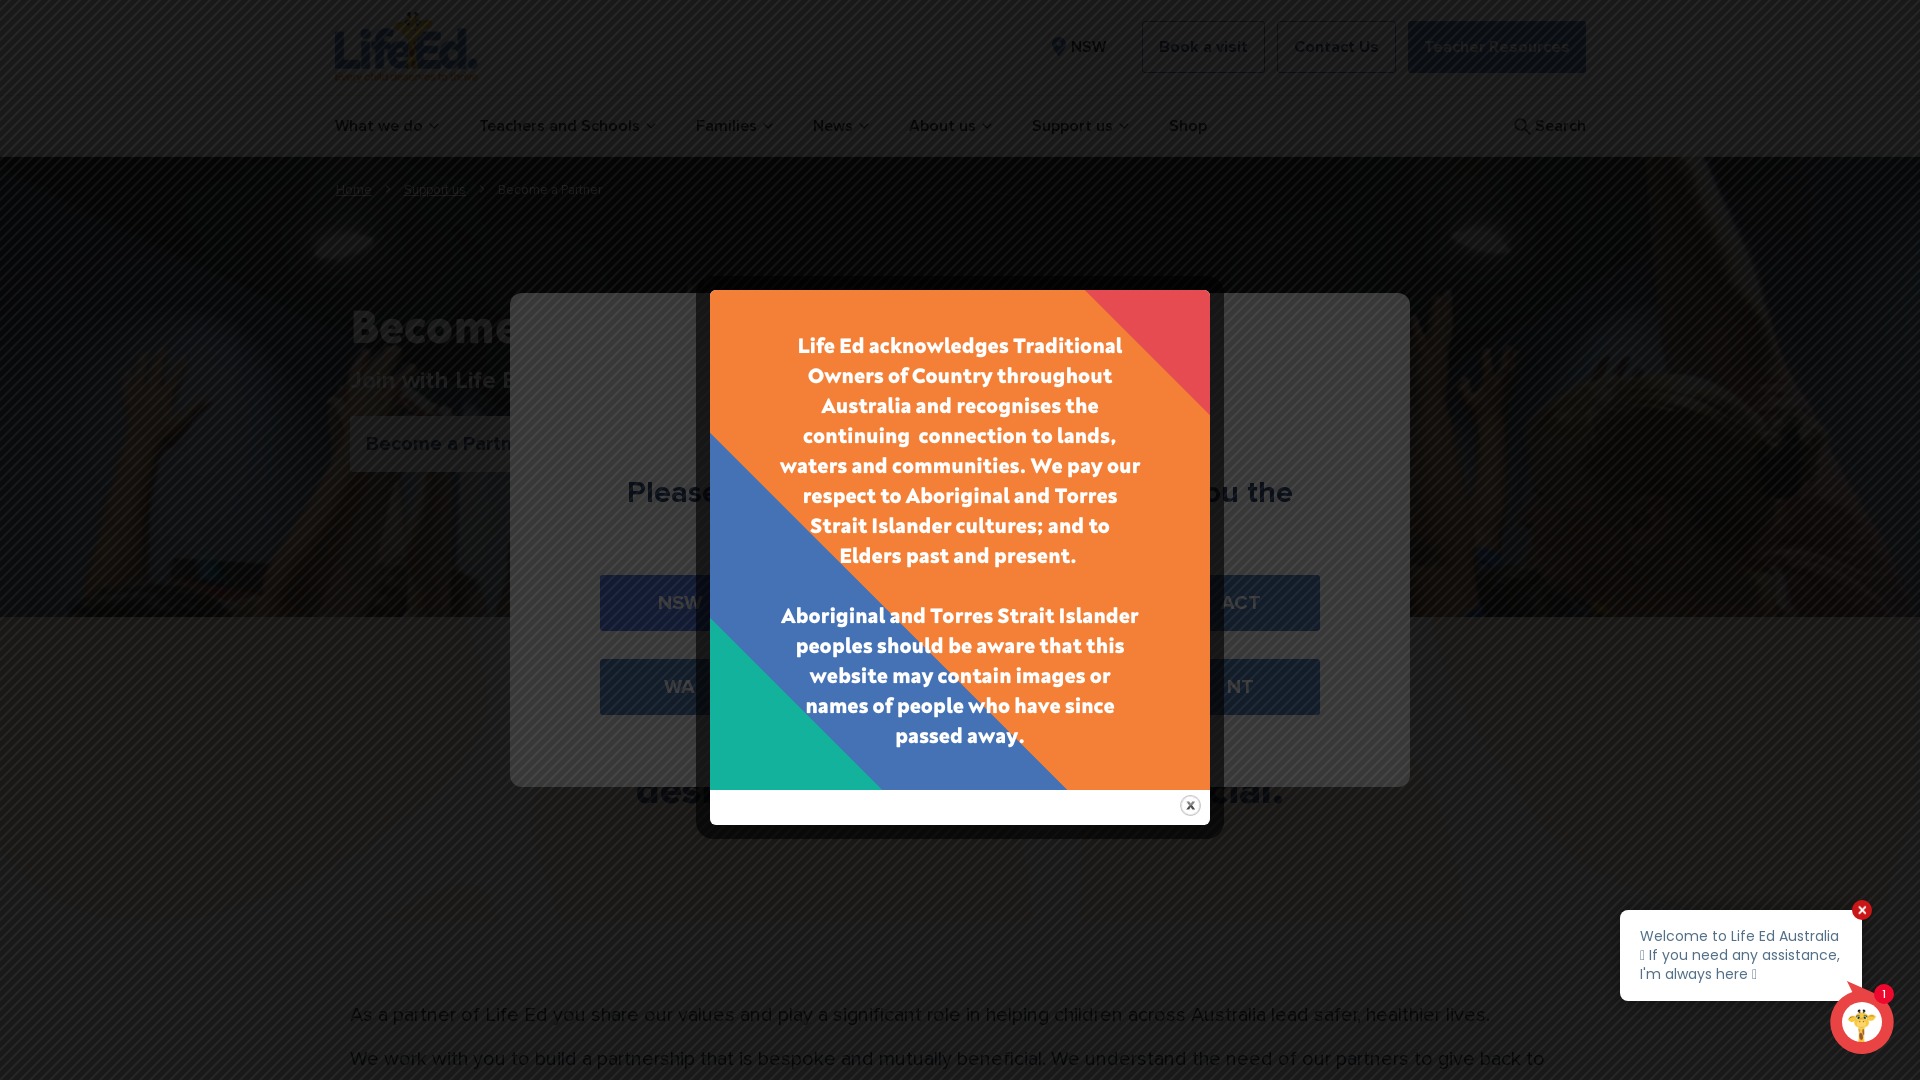 This screenshot has height=1080, width=1920. Describe the element at coordinates (1186, 126) in the screenshot. I see `'Shop'` at that location.